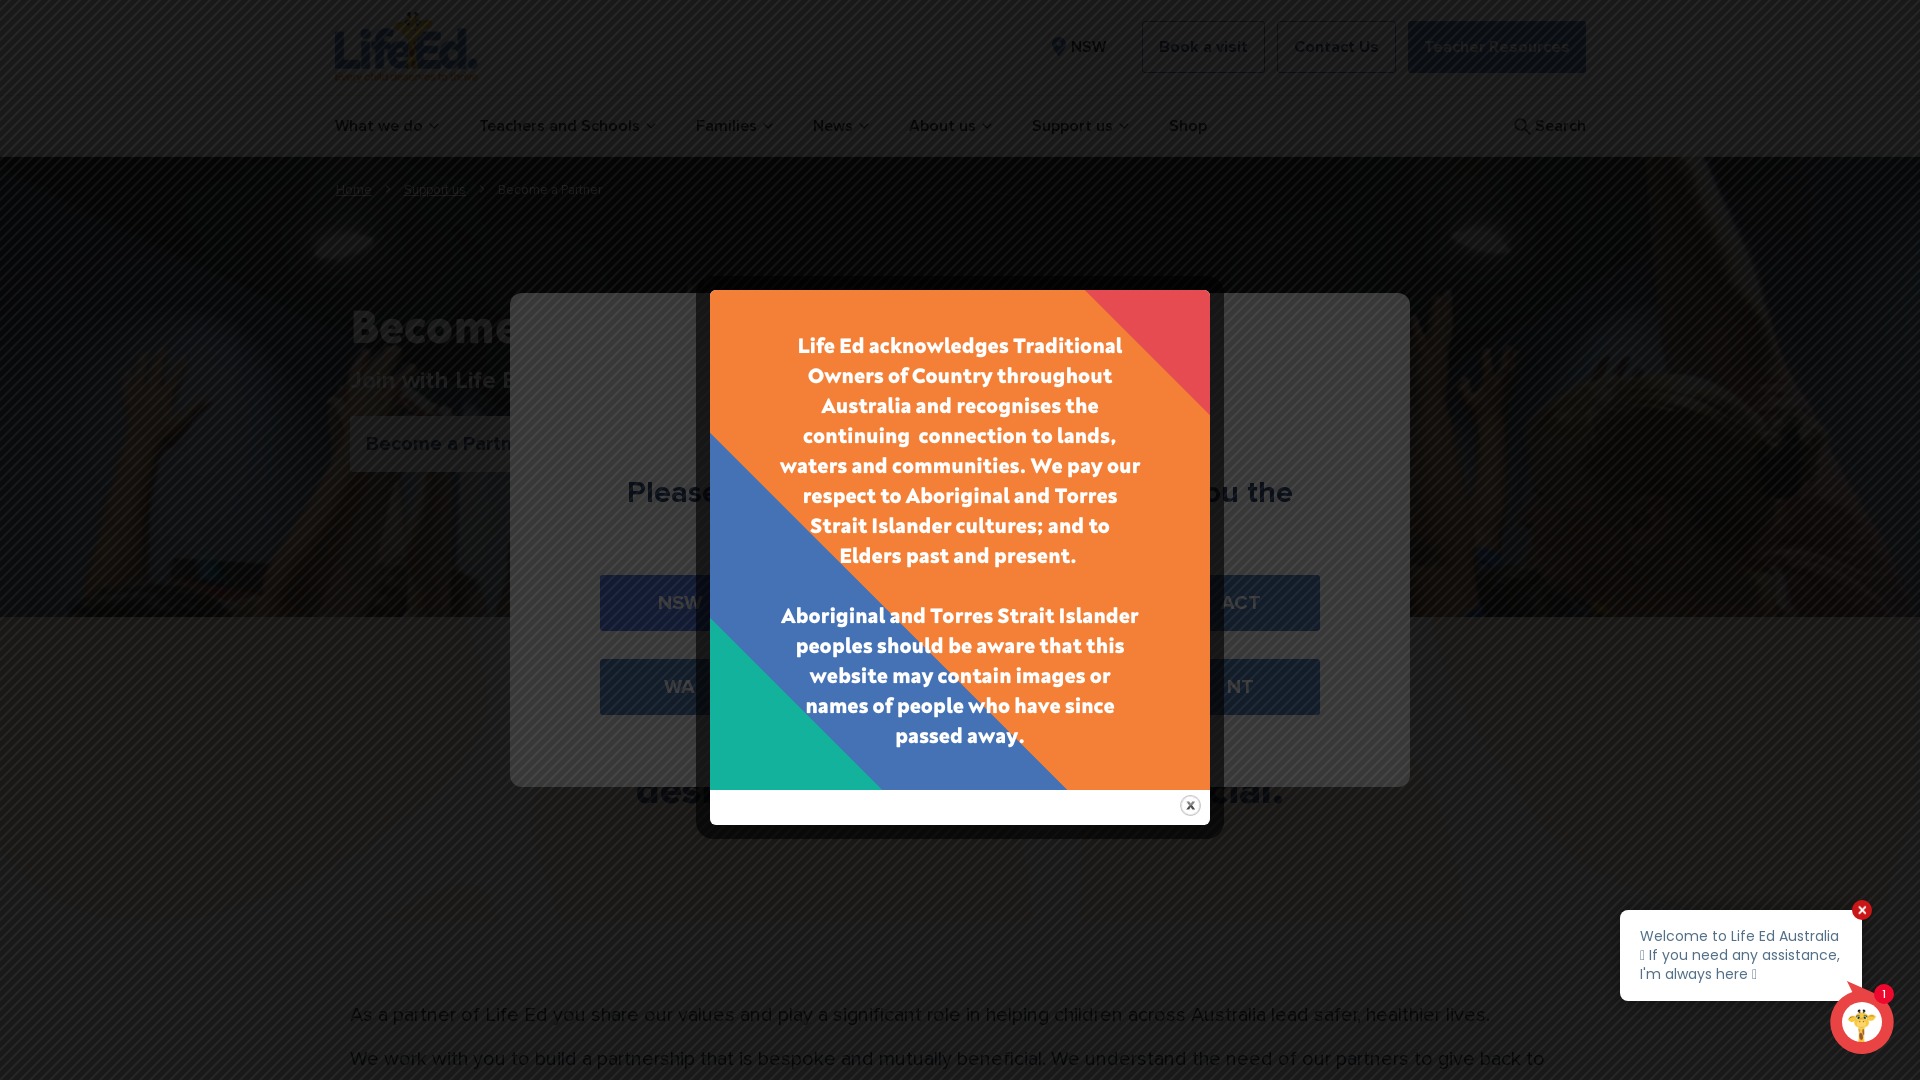 This screenshot has height=1080, width=1920. Describe the element at coordinates (1186, 126) in the screenshot. I see `'Shop'` at that location.